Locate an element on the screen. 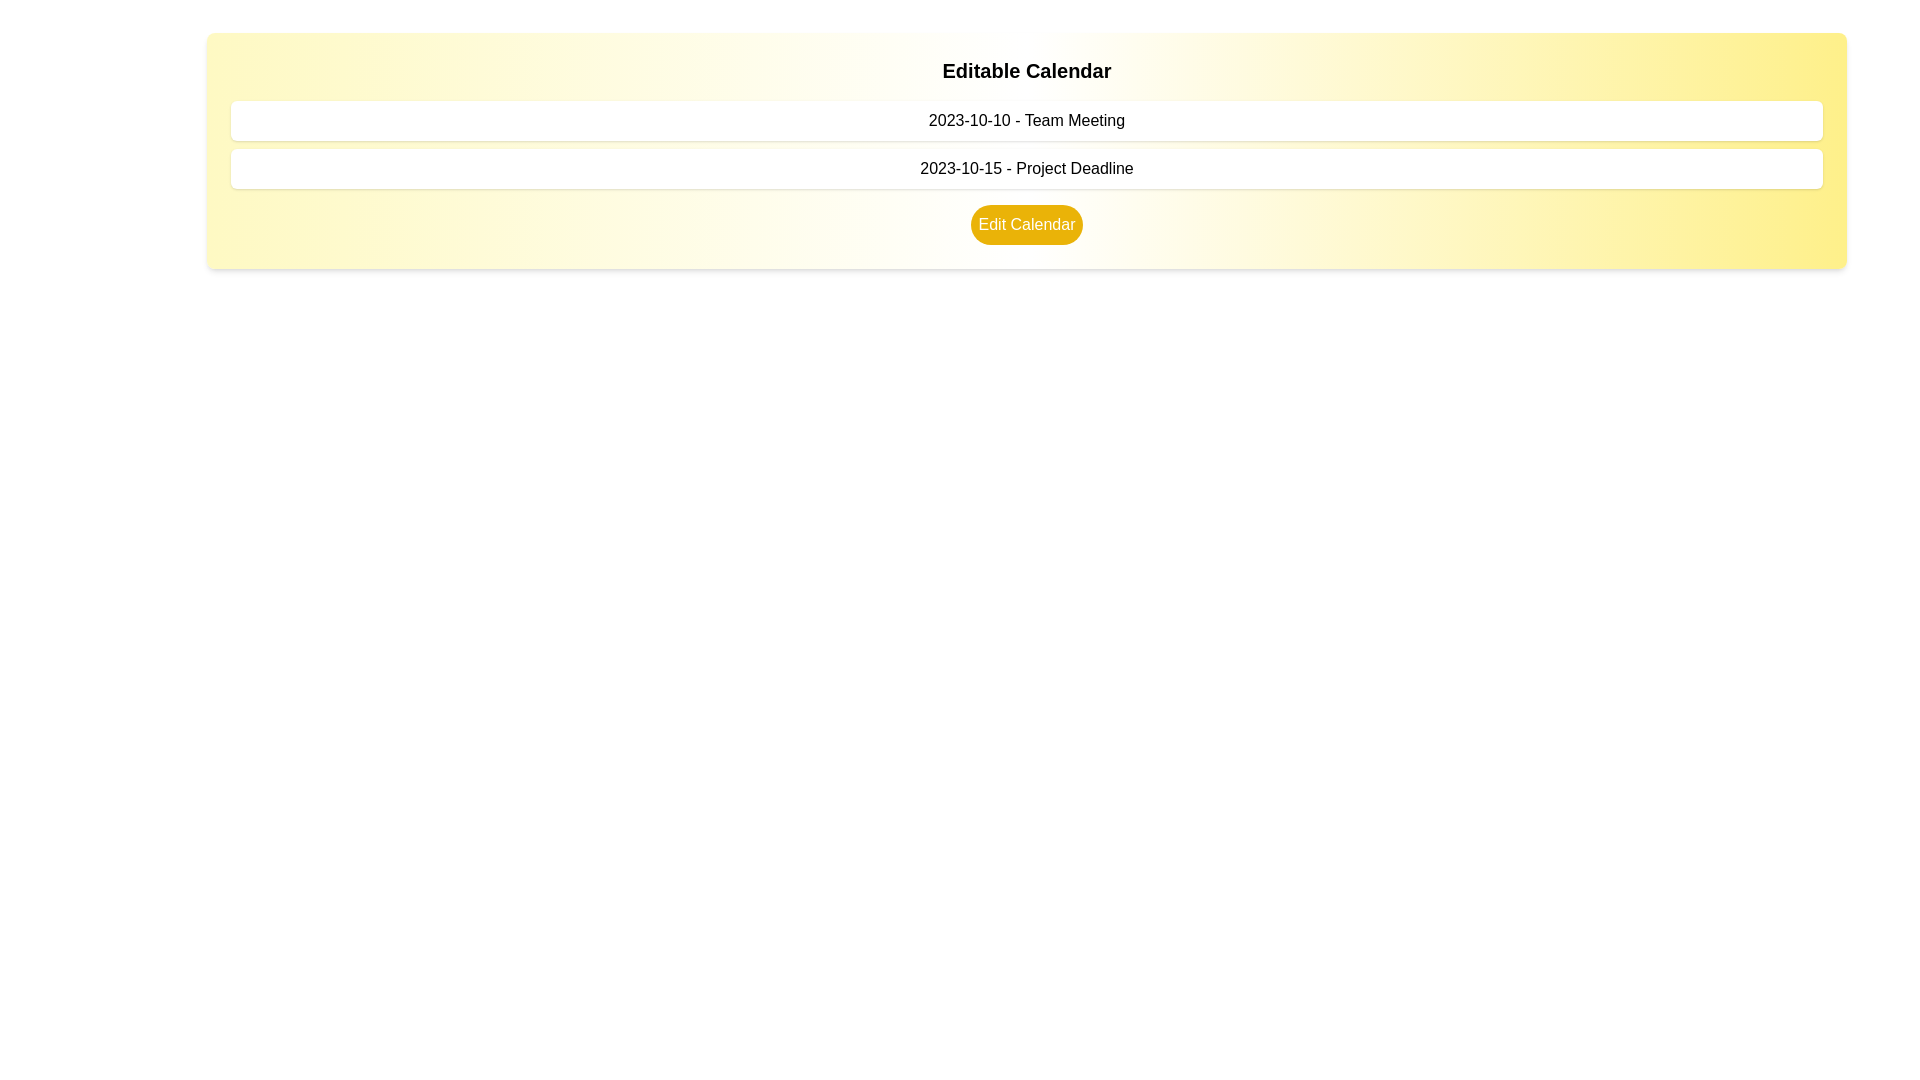 The image size is (1920, 1080). the button located below the listed items '2023-10-10 - Team Meeting' and '2023-10-15 - Project Deadline' in the main calendar section is located at coordinates (1027, 224).